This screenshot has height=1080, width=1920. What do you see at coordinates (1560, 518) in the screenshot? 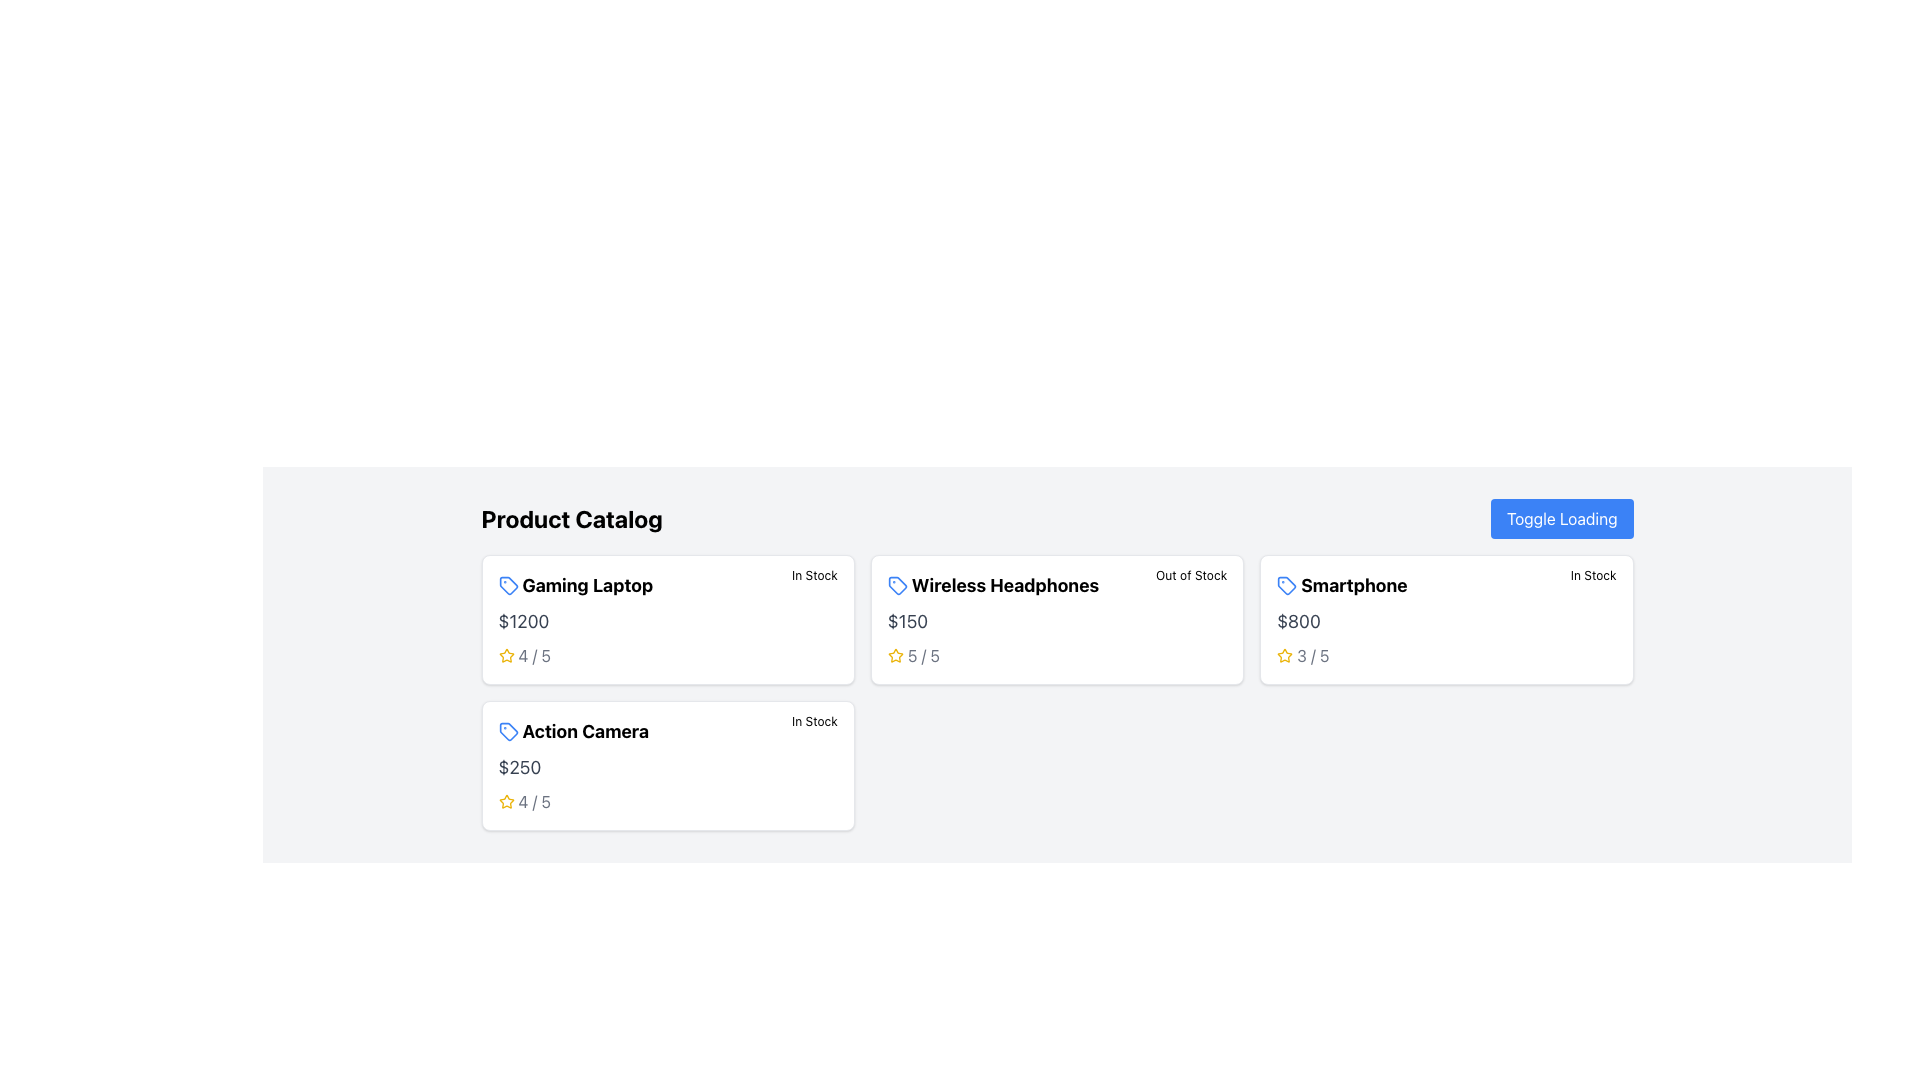
I see `the 'Toggle Loading' button located in the 'Product Catalog' section with a blue background and white text` at bounding box center [1560, 518].